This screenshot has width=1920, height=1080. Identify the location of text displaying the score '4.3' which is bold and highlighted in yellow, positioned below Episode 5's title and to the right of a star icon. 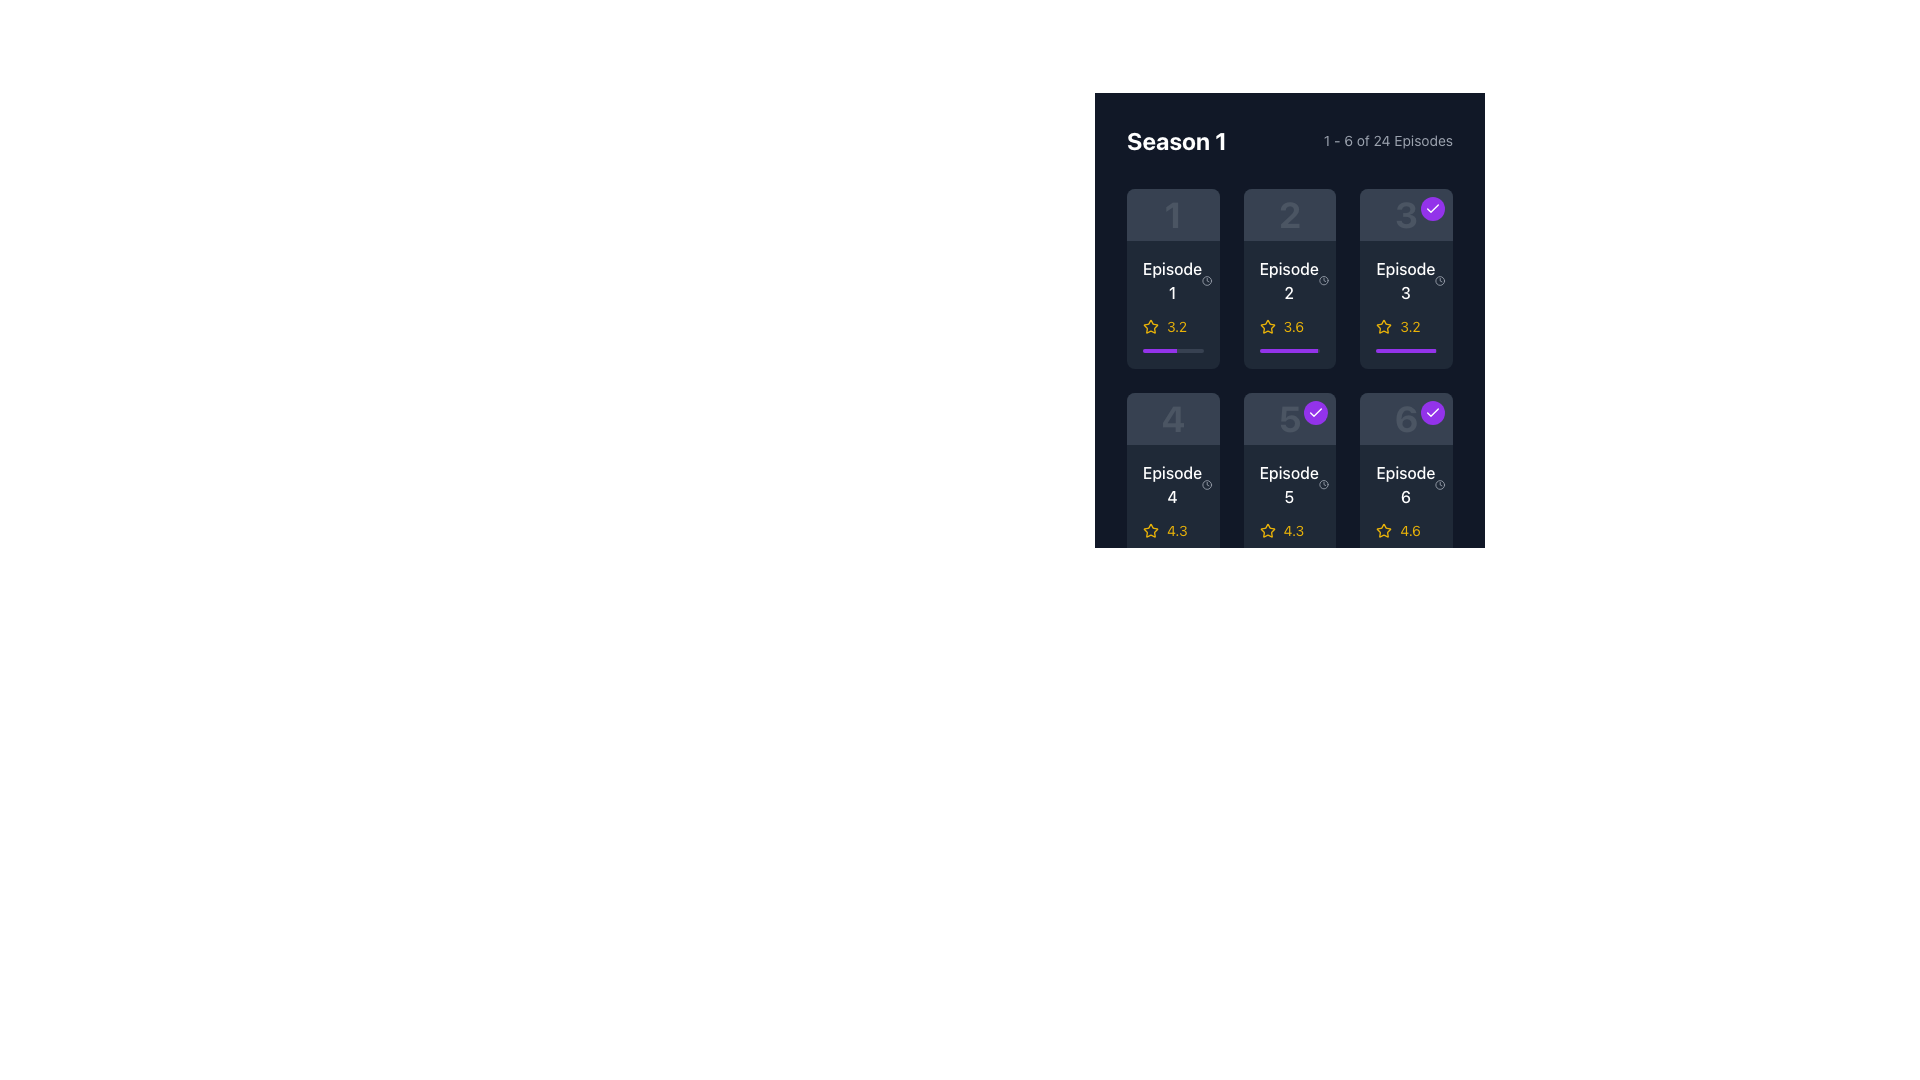
(1293, 530).